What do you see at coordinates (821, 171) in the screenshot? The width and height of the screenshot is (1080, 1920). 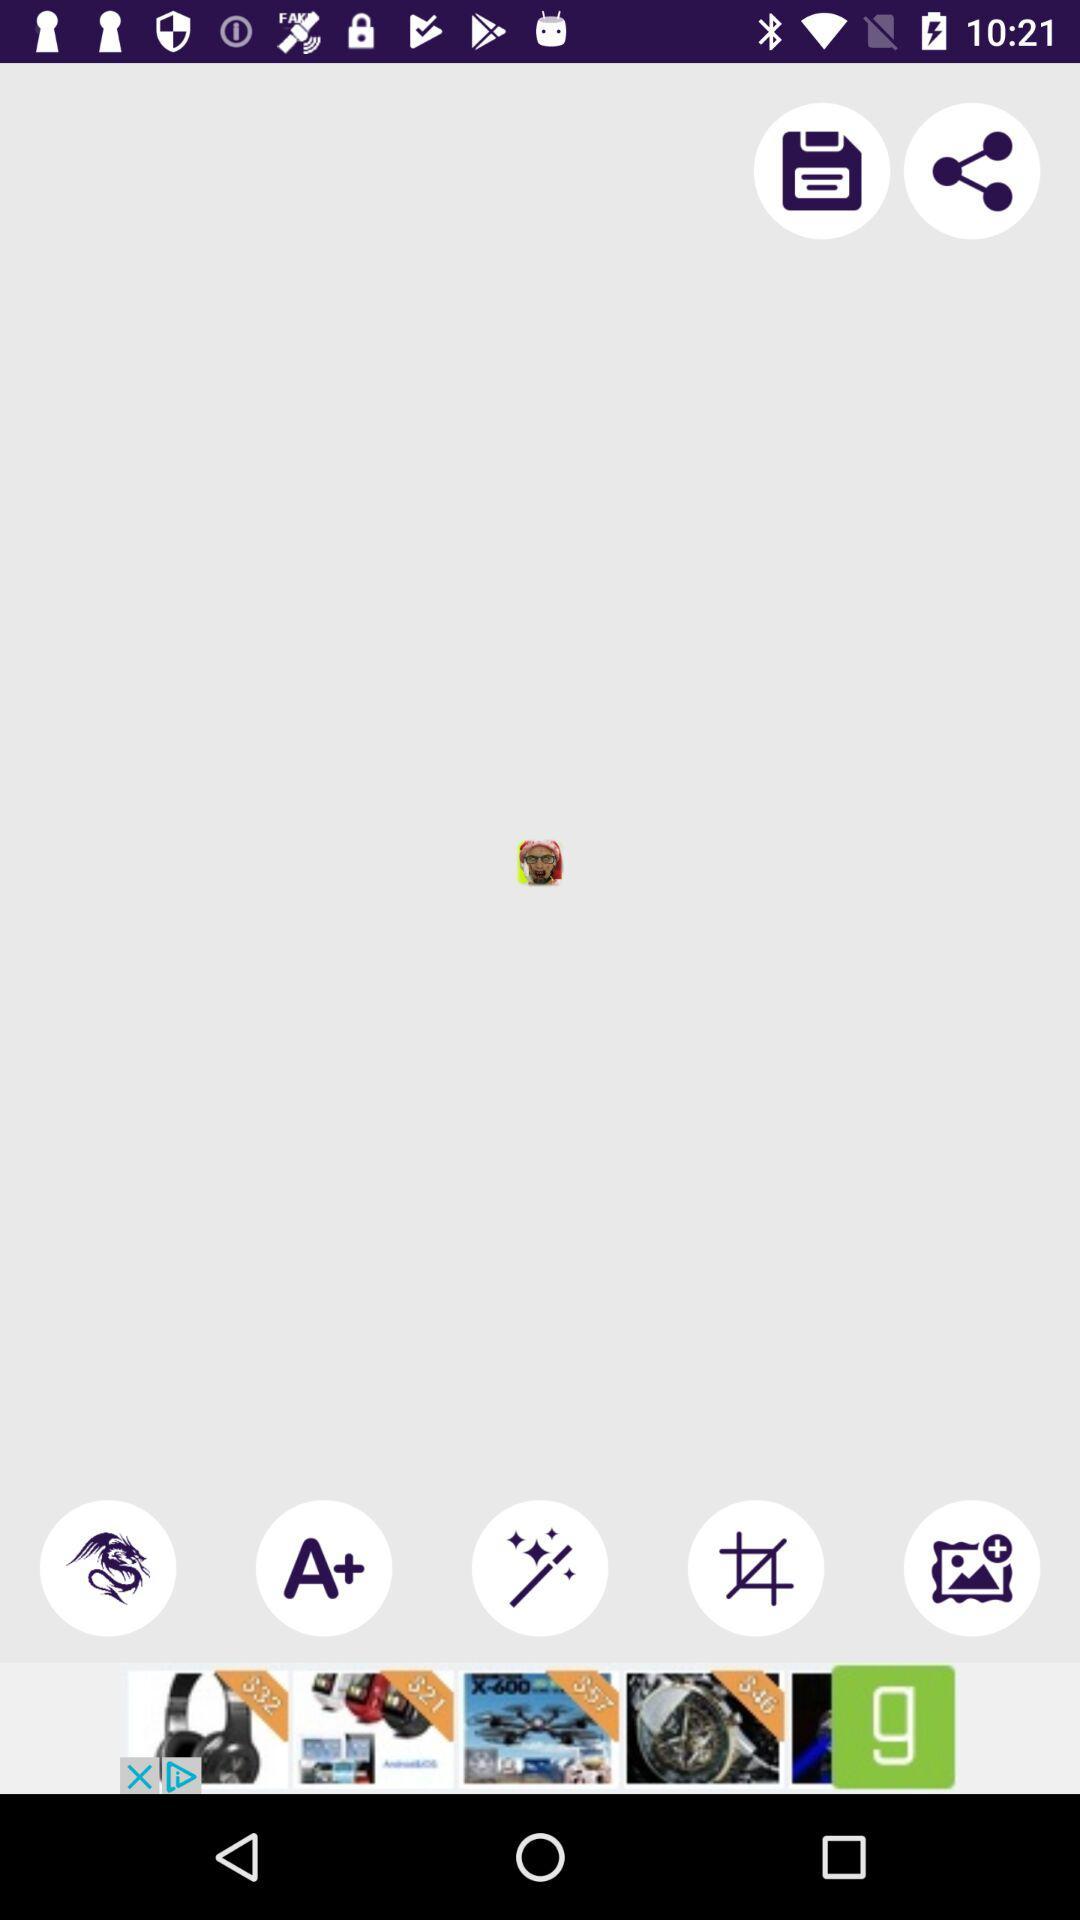 I see `the save icon` at bounding box center [821, 171].